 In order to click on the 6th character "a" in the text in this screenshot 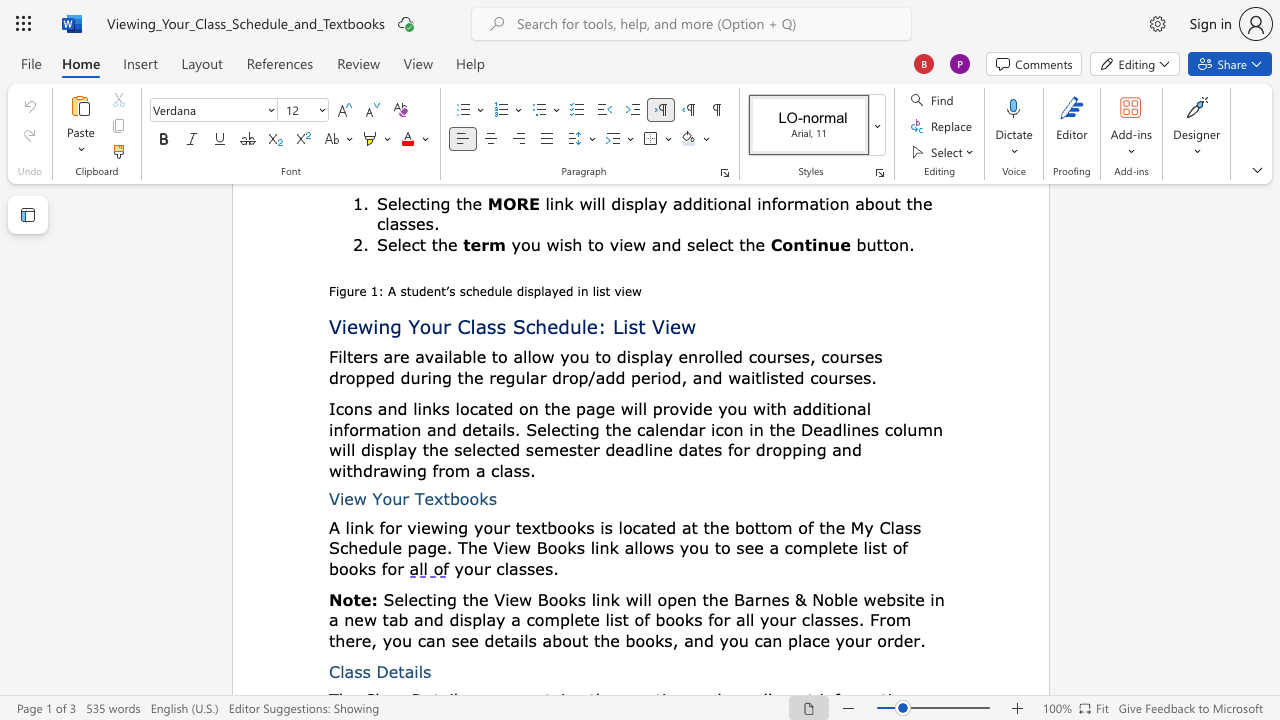, I will do `click(827, 428)`.